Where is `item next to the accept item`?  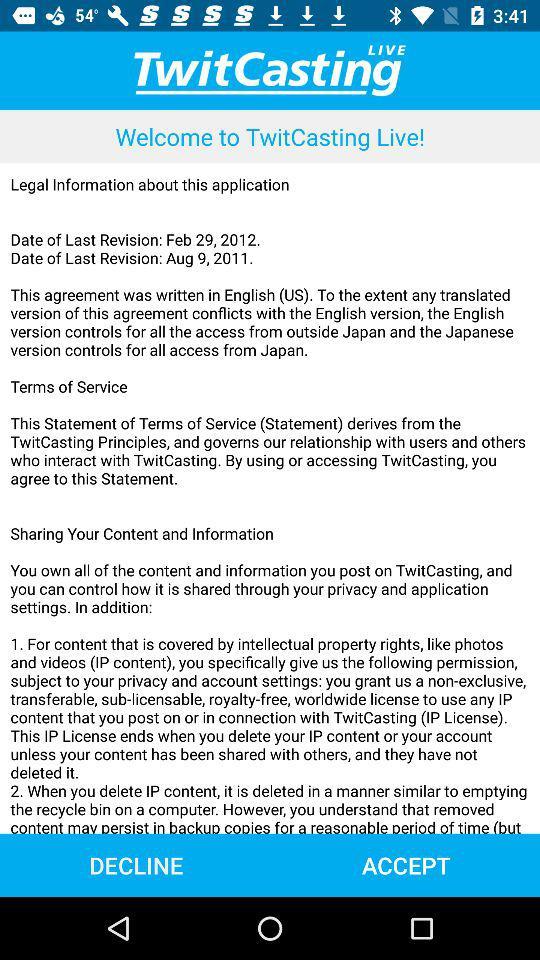
item next to the accept item is located at coordinates (135, 864).